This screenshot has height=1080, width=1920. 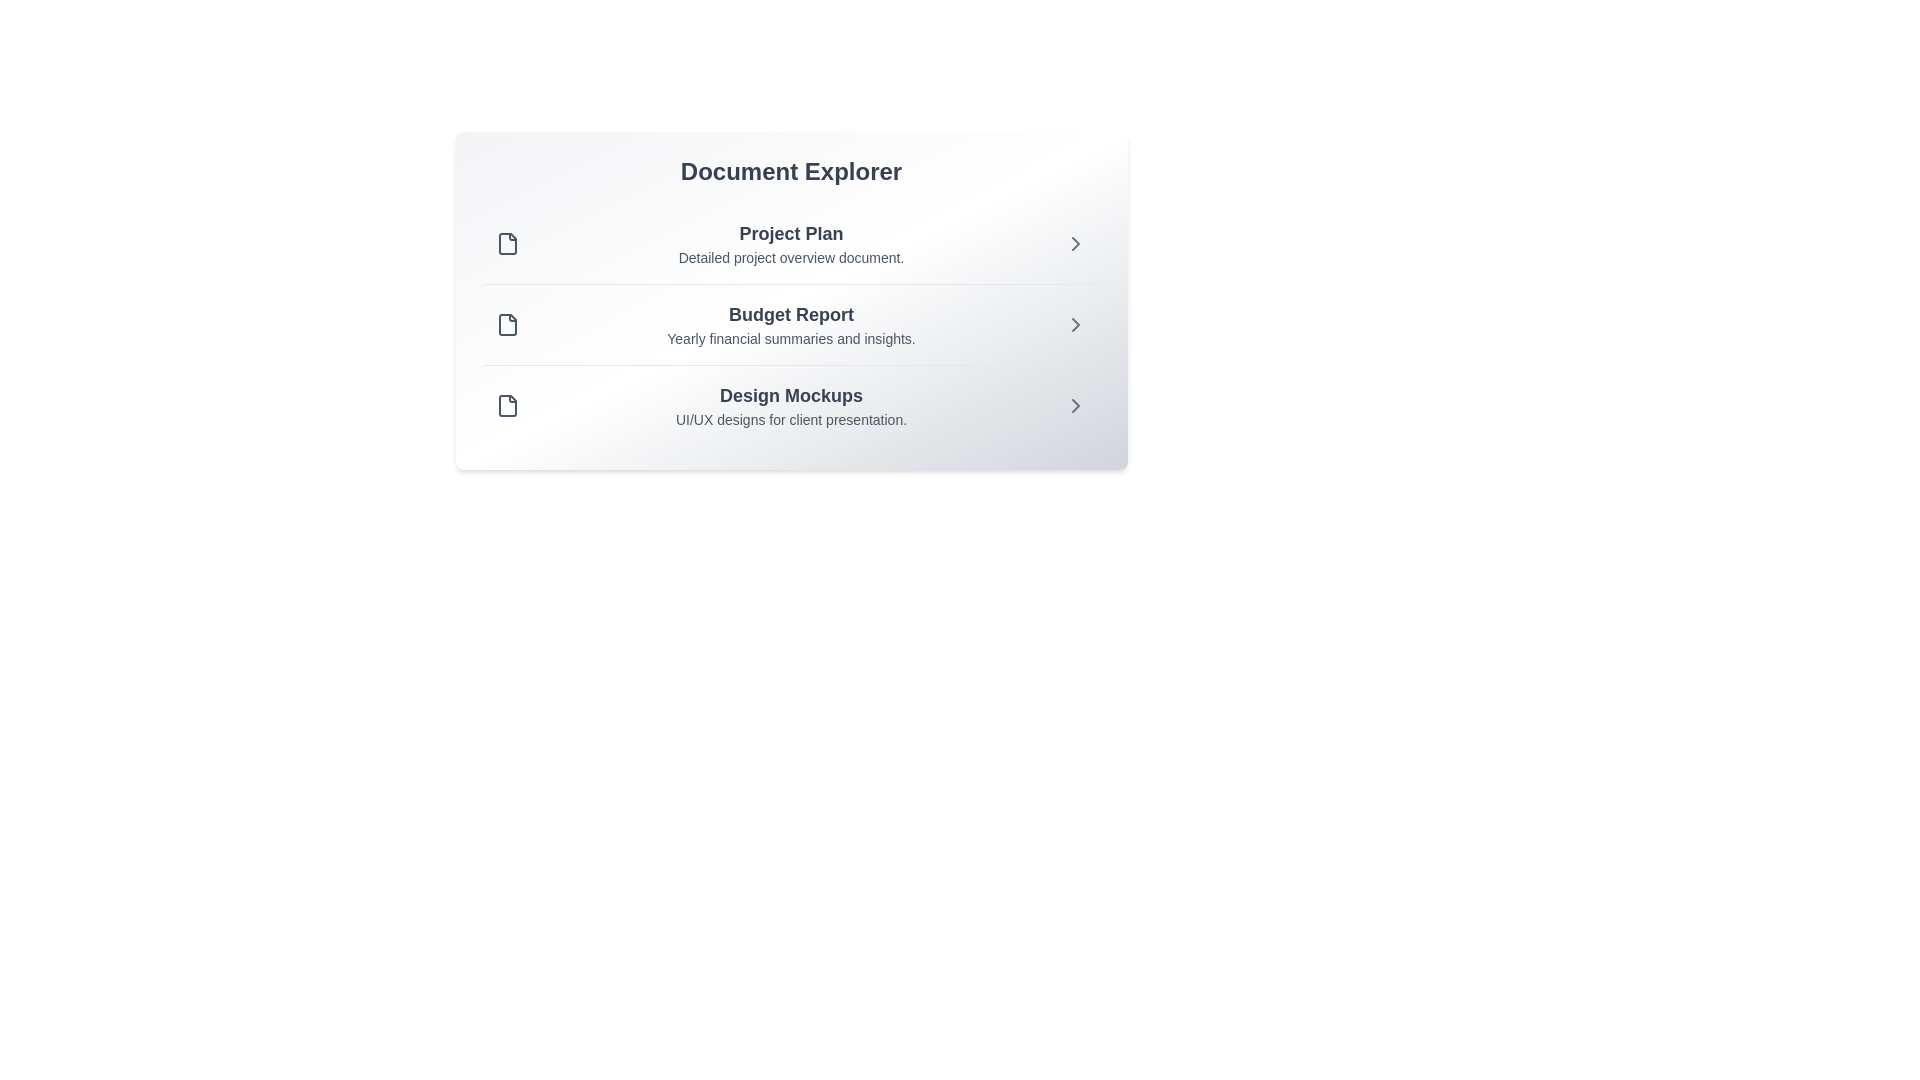 I want to click on the chevron icon next to the document titled 'Design Mockups' to view its details, so click(x=1074, y=405).